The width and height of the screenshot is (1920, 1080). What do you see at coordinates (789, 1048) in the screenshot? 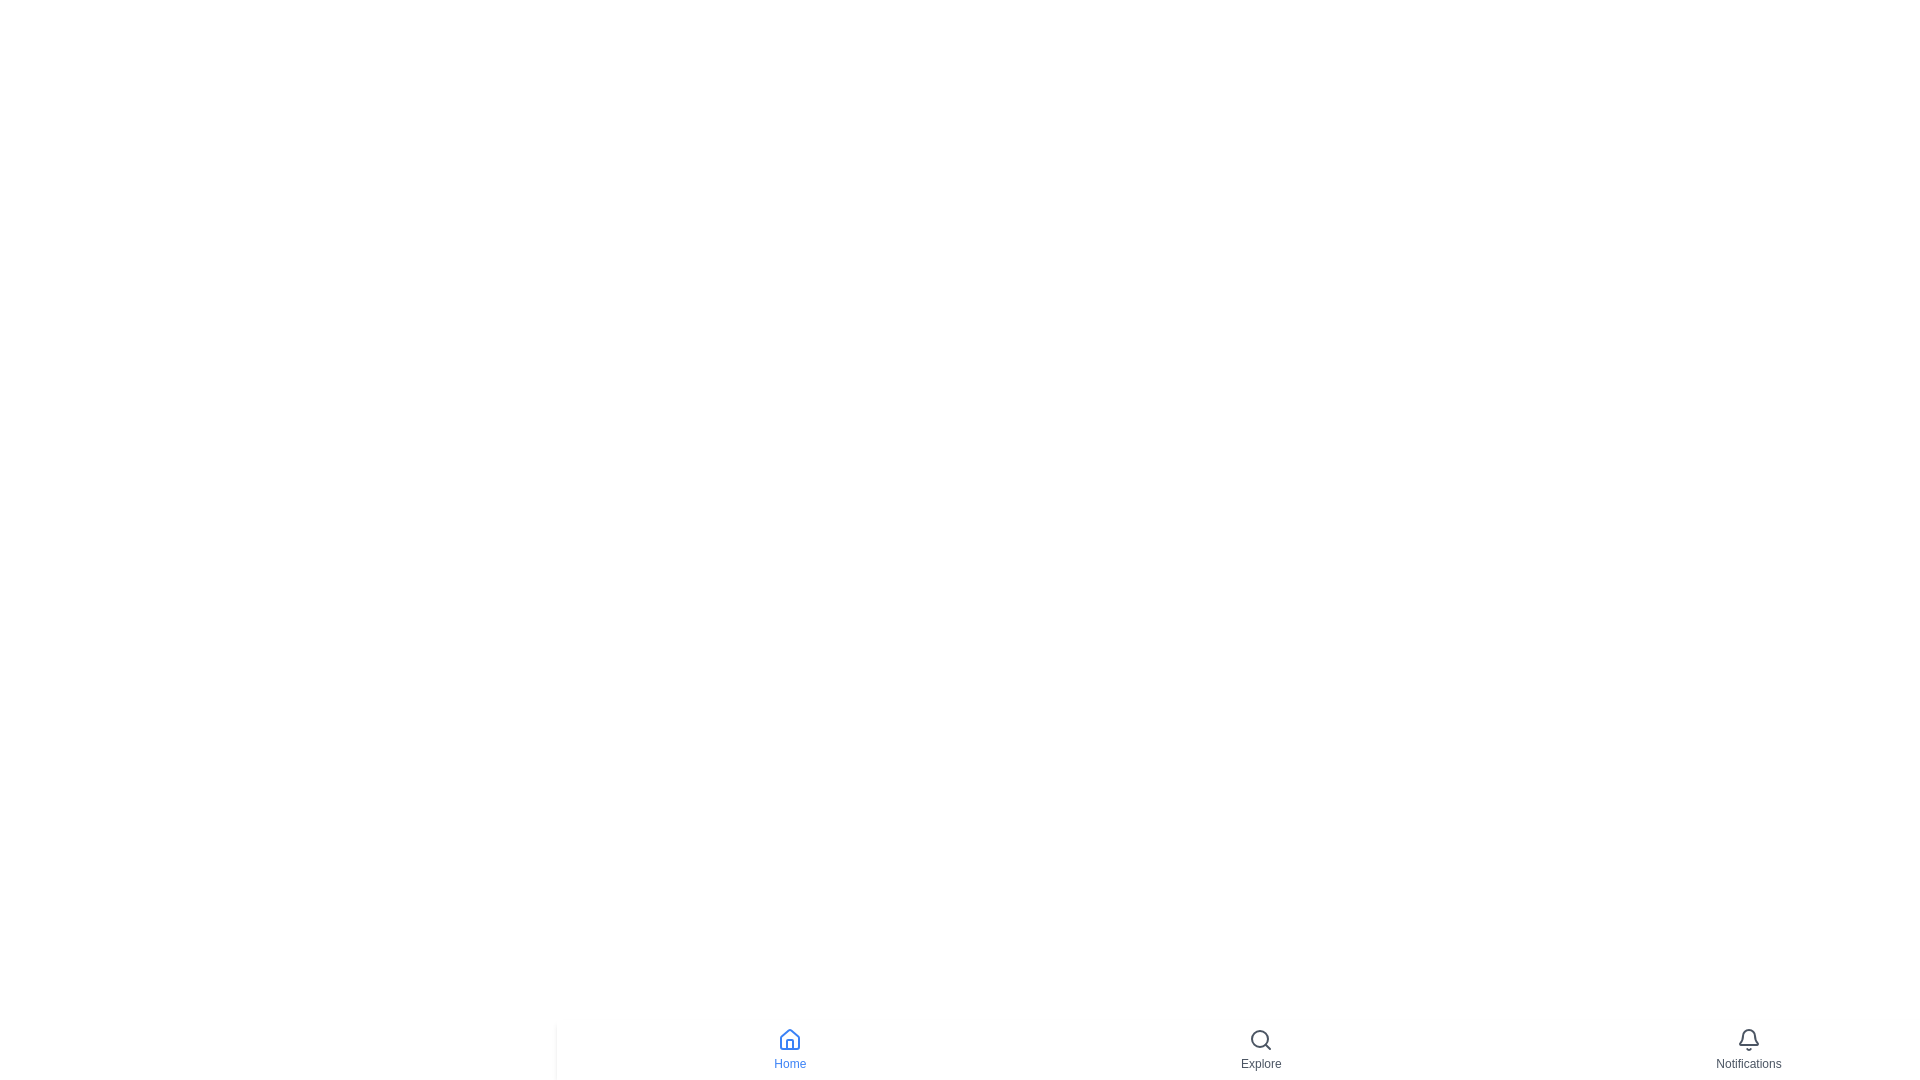
I see `the 'Home' button with a blue outlined house icon` at bounding box center [789, 1048].